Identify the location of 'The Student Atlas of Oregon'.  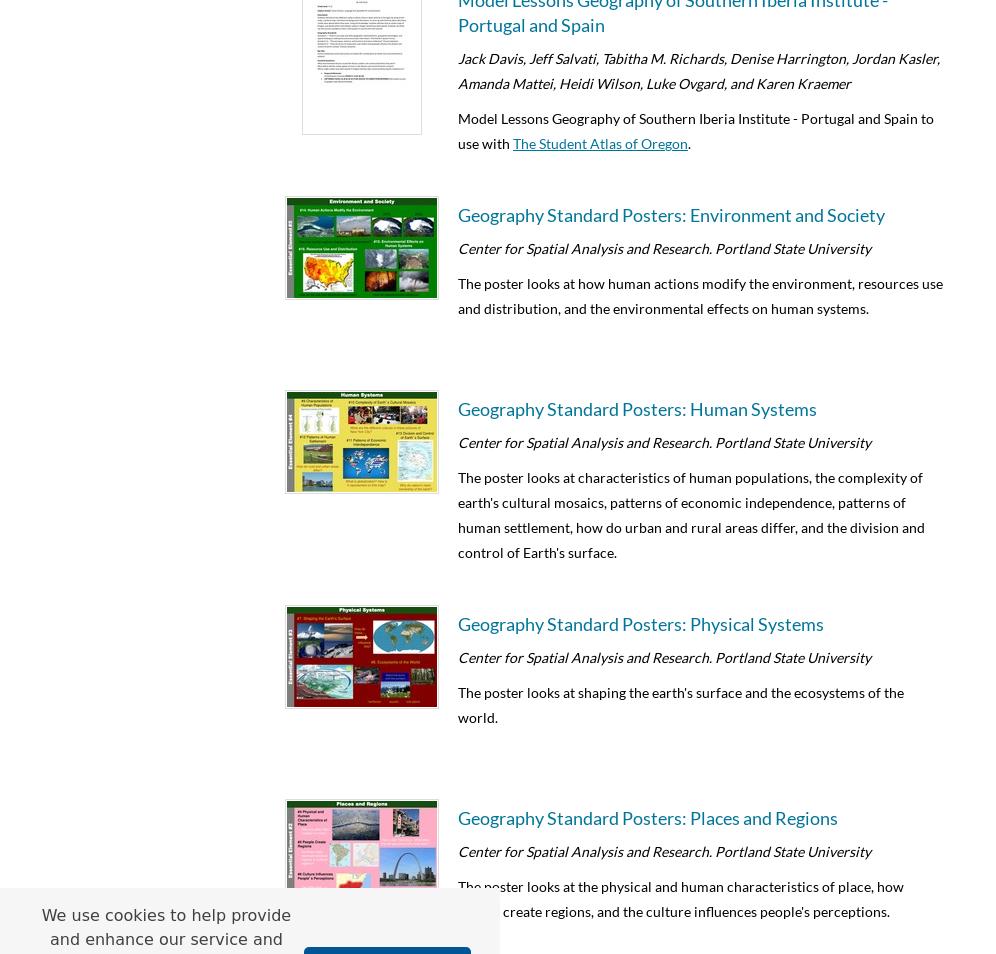
(600, 142).